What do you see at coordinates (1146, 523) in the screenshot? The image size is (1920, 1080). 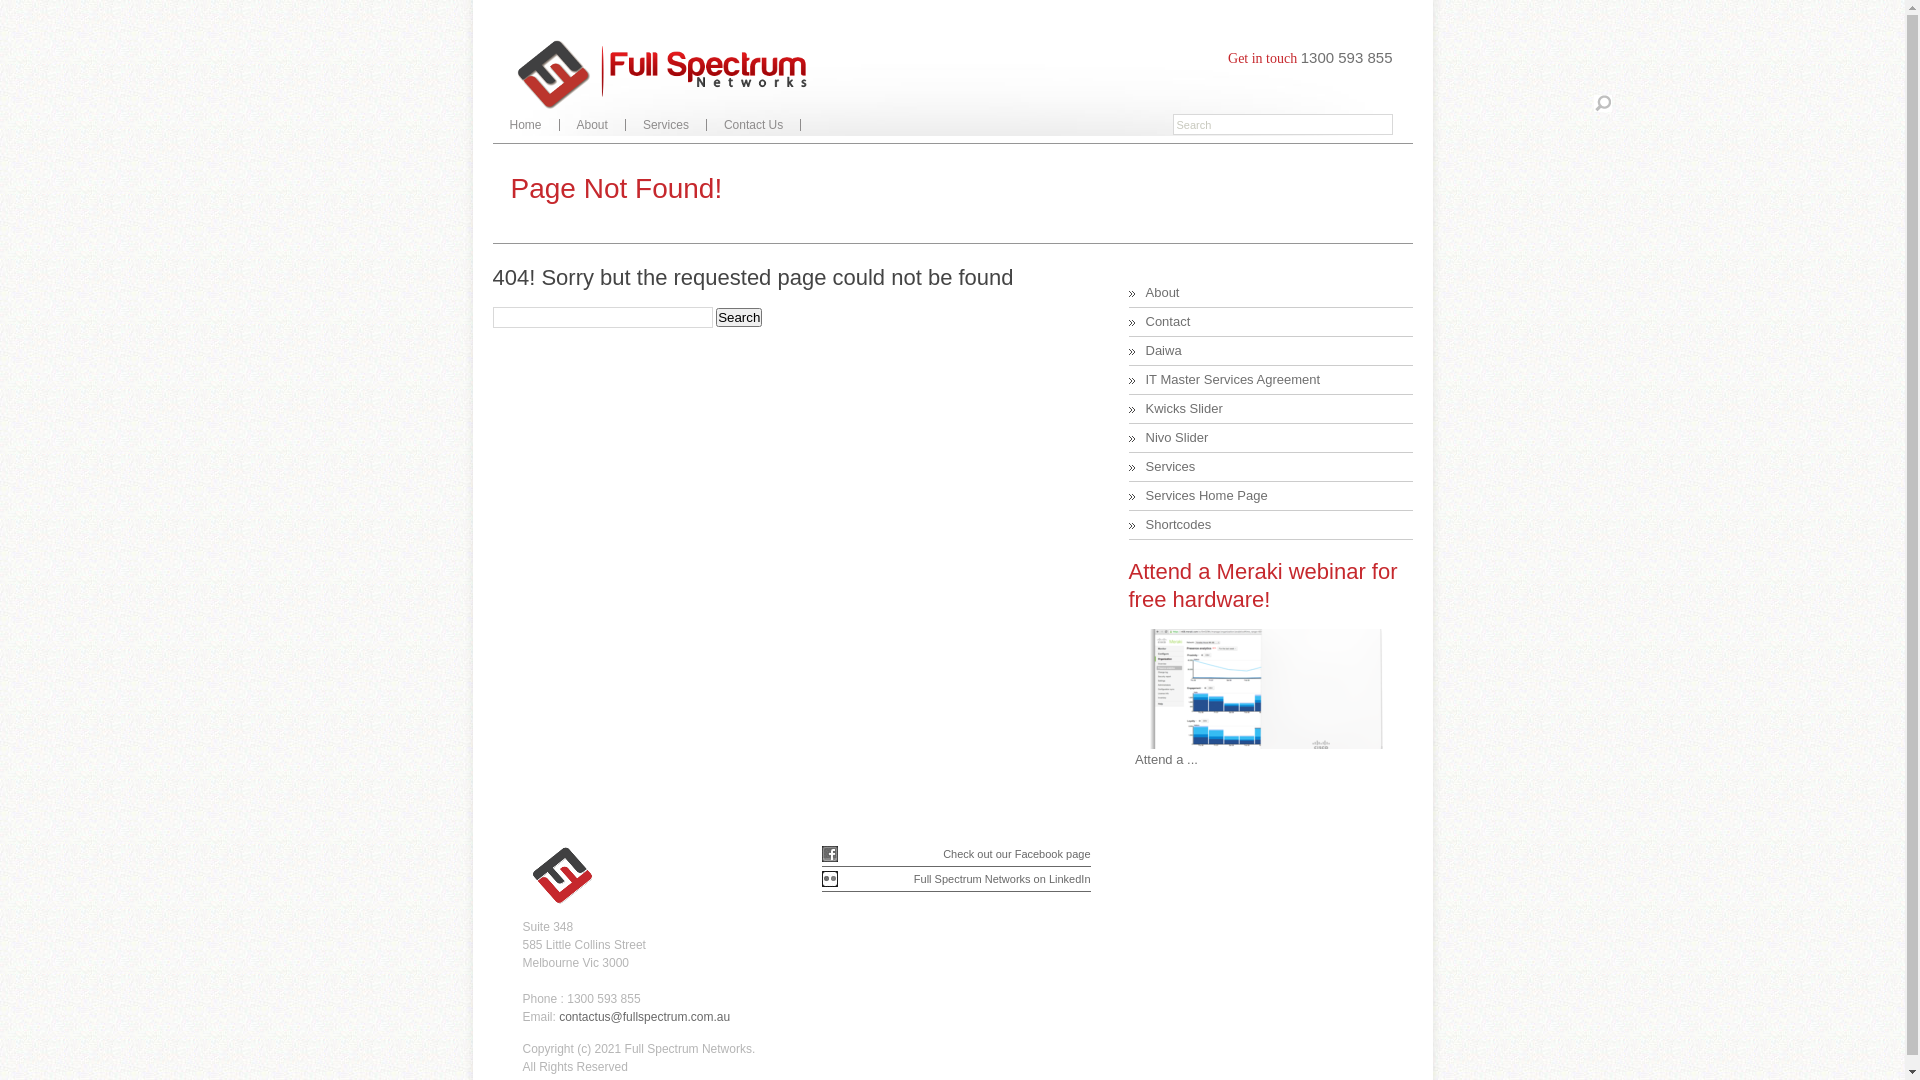 I see `'Shortcodes'` at bounding box center [1146, 523].